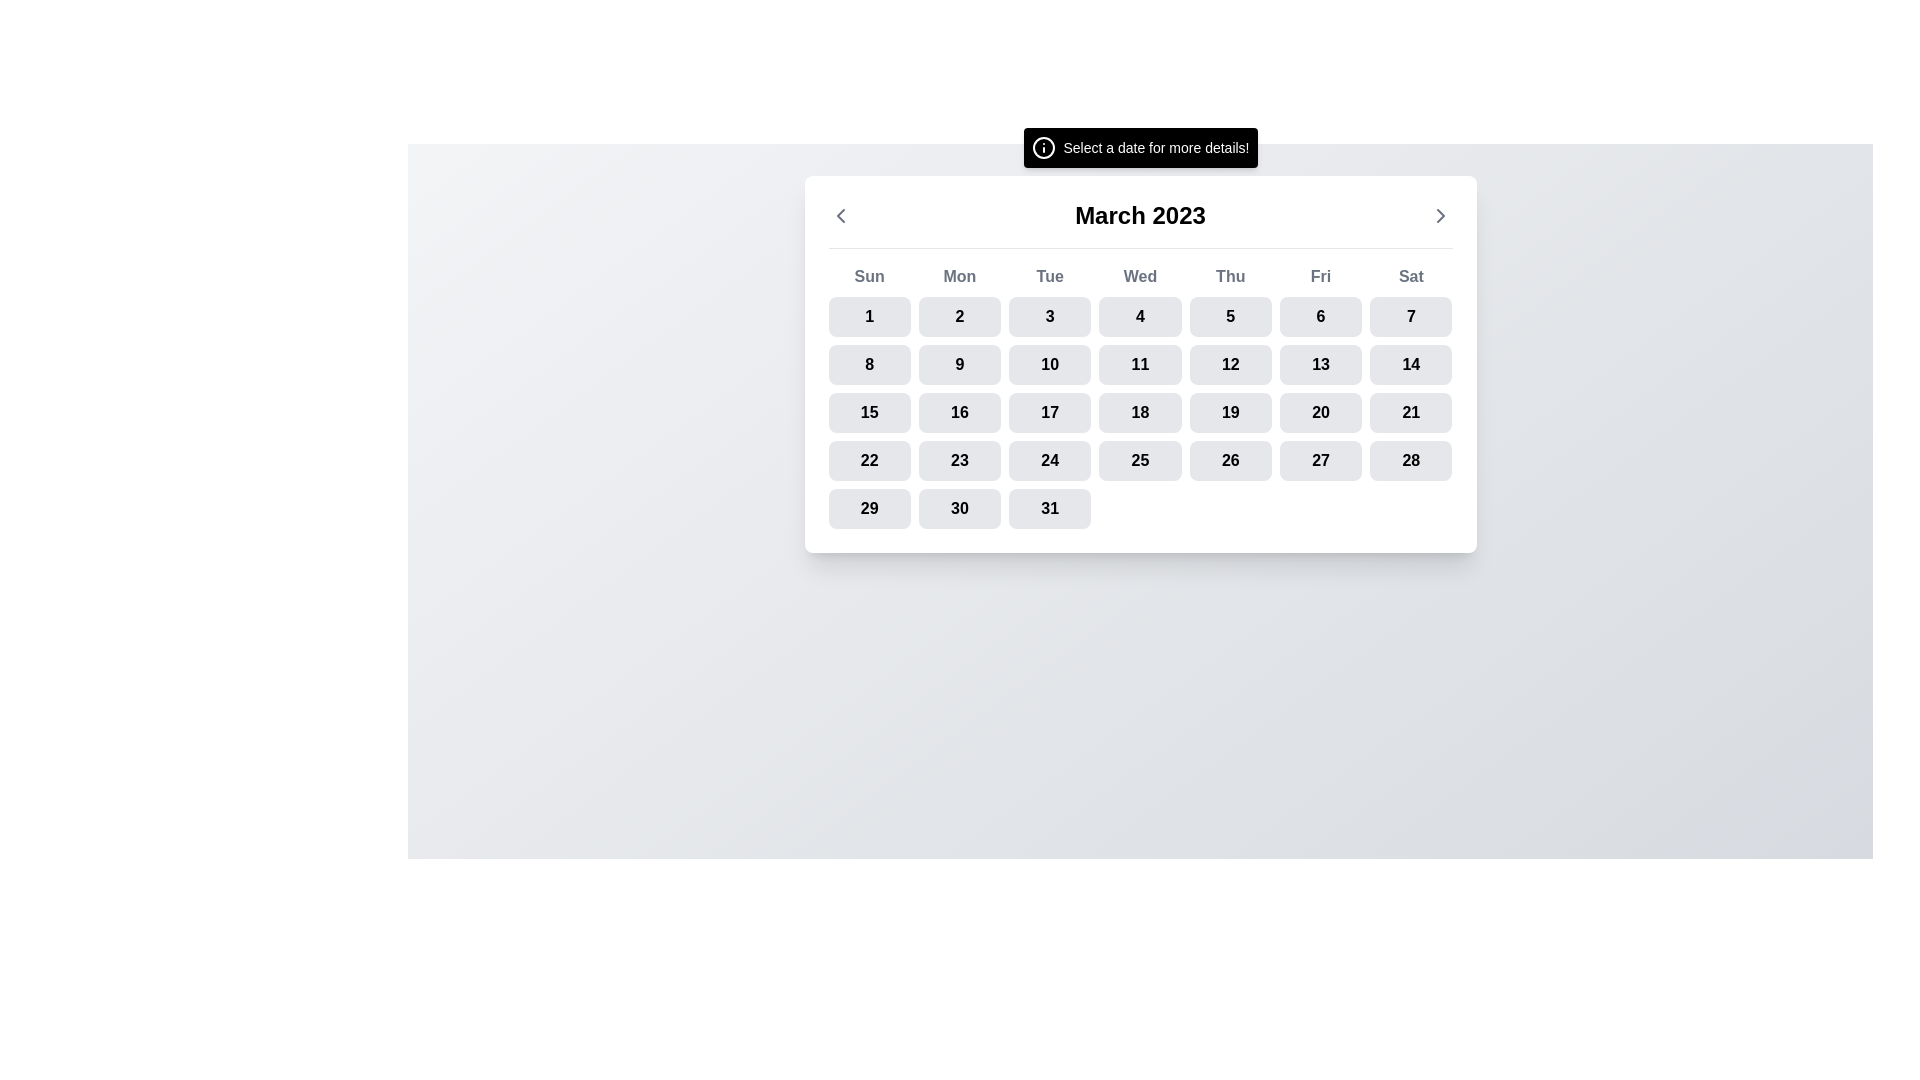 Image resolution: width=1920 pixels, height=1080 pixels. Describe the element at coordinates (1049, 461) in the screenshot. I see `the rounded rectangular button displaying the number '24' located in the fifth row and third column of the calendar grid` at that location.